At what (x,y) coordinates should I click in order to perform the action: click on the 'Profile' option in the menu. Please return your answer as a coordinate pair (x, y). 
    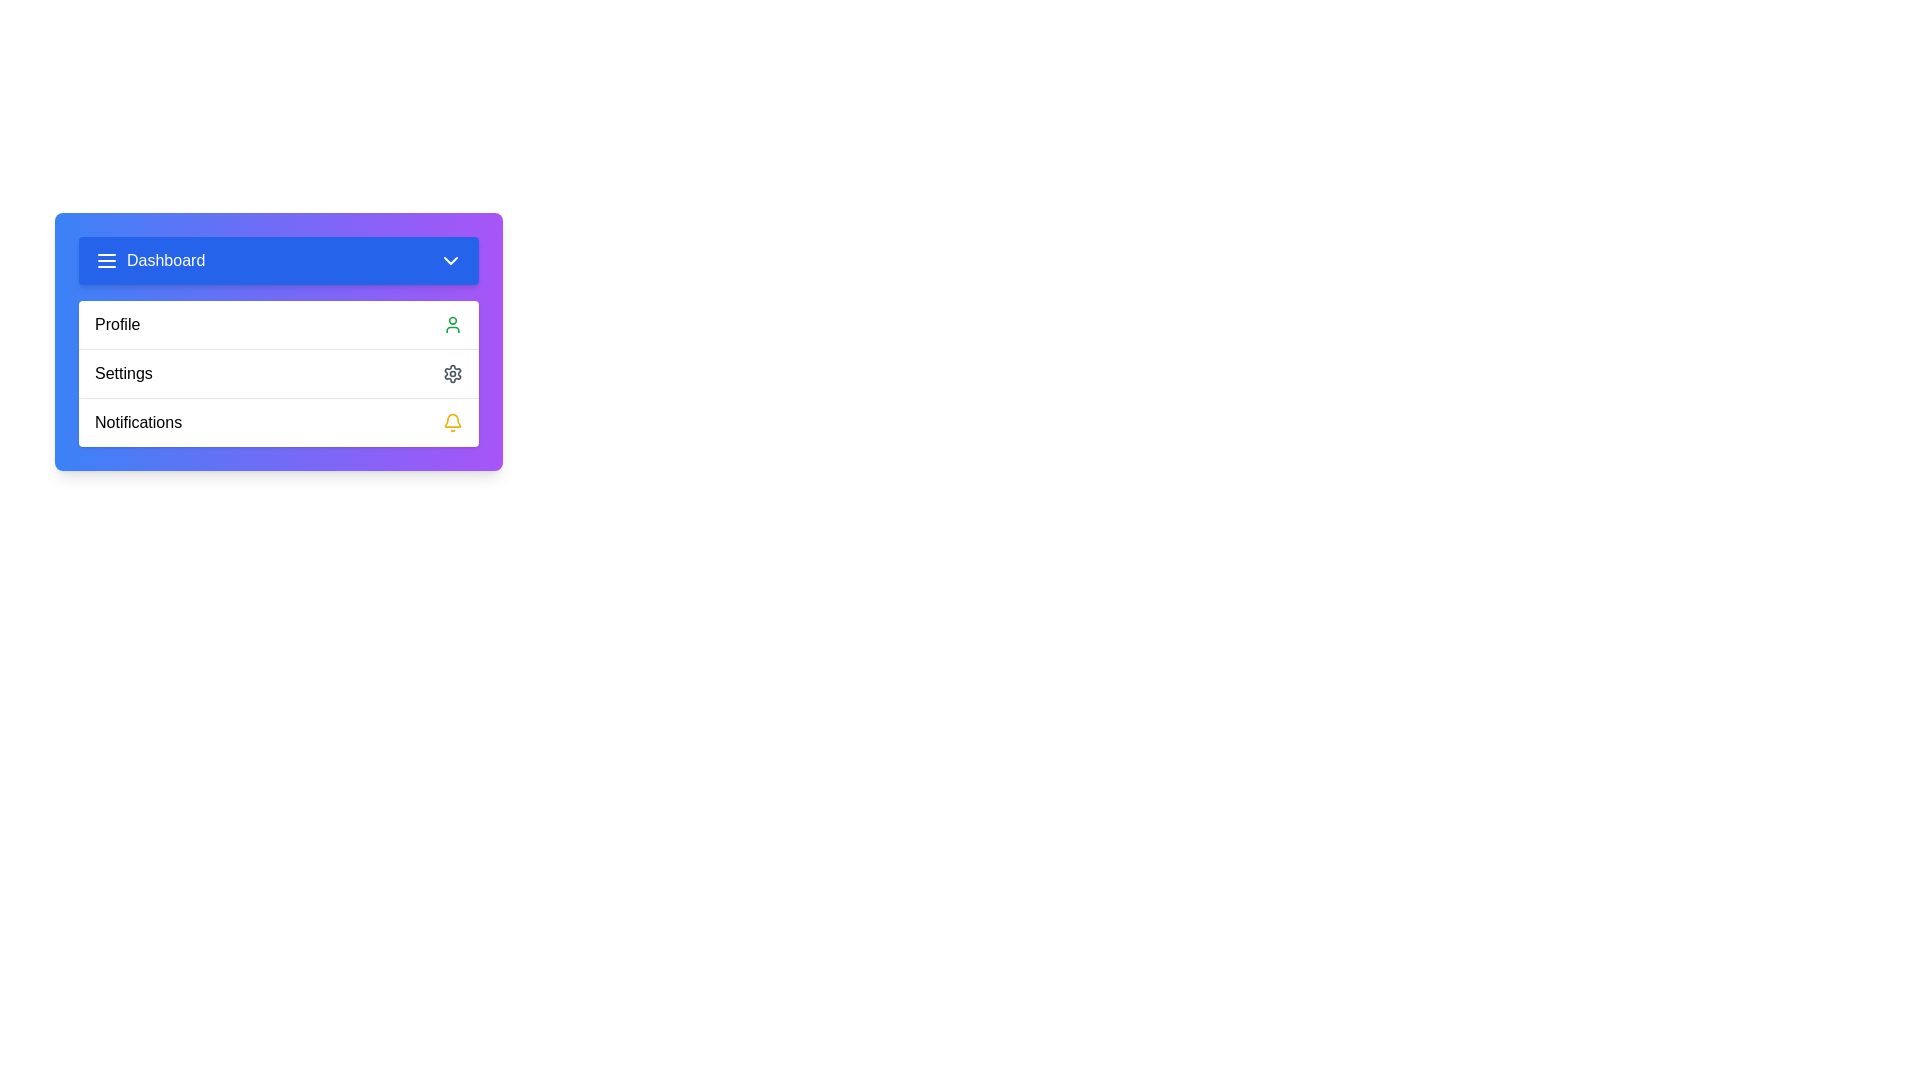
    Looking at the image, I should click on (277, 323).